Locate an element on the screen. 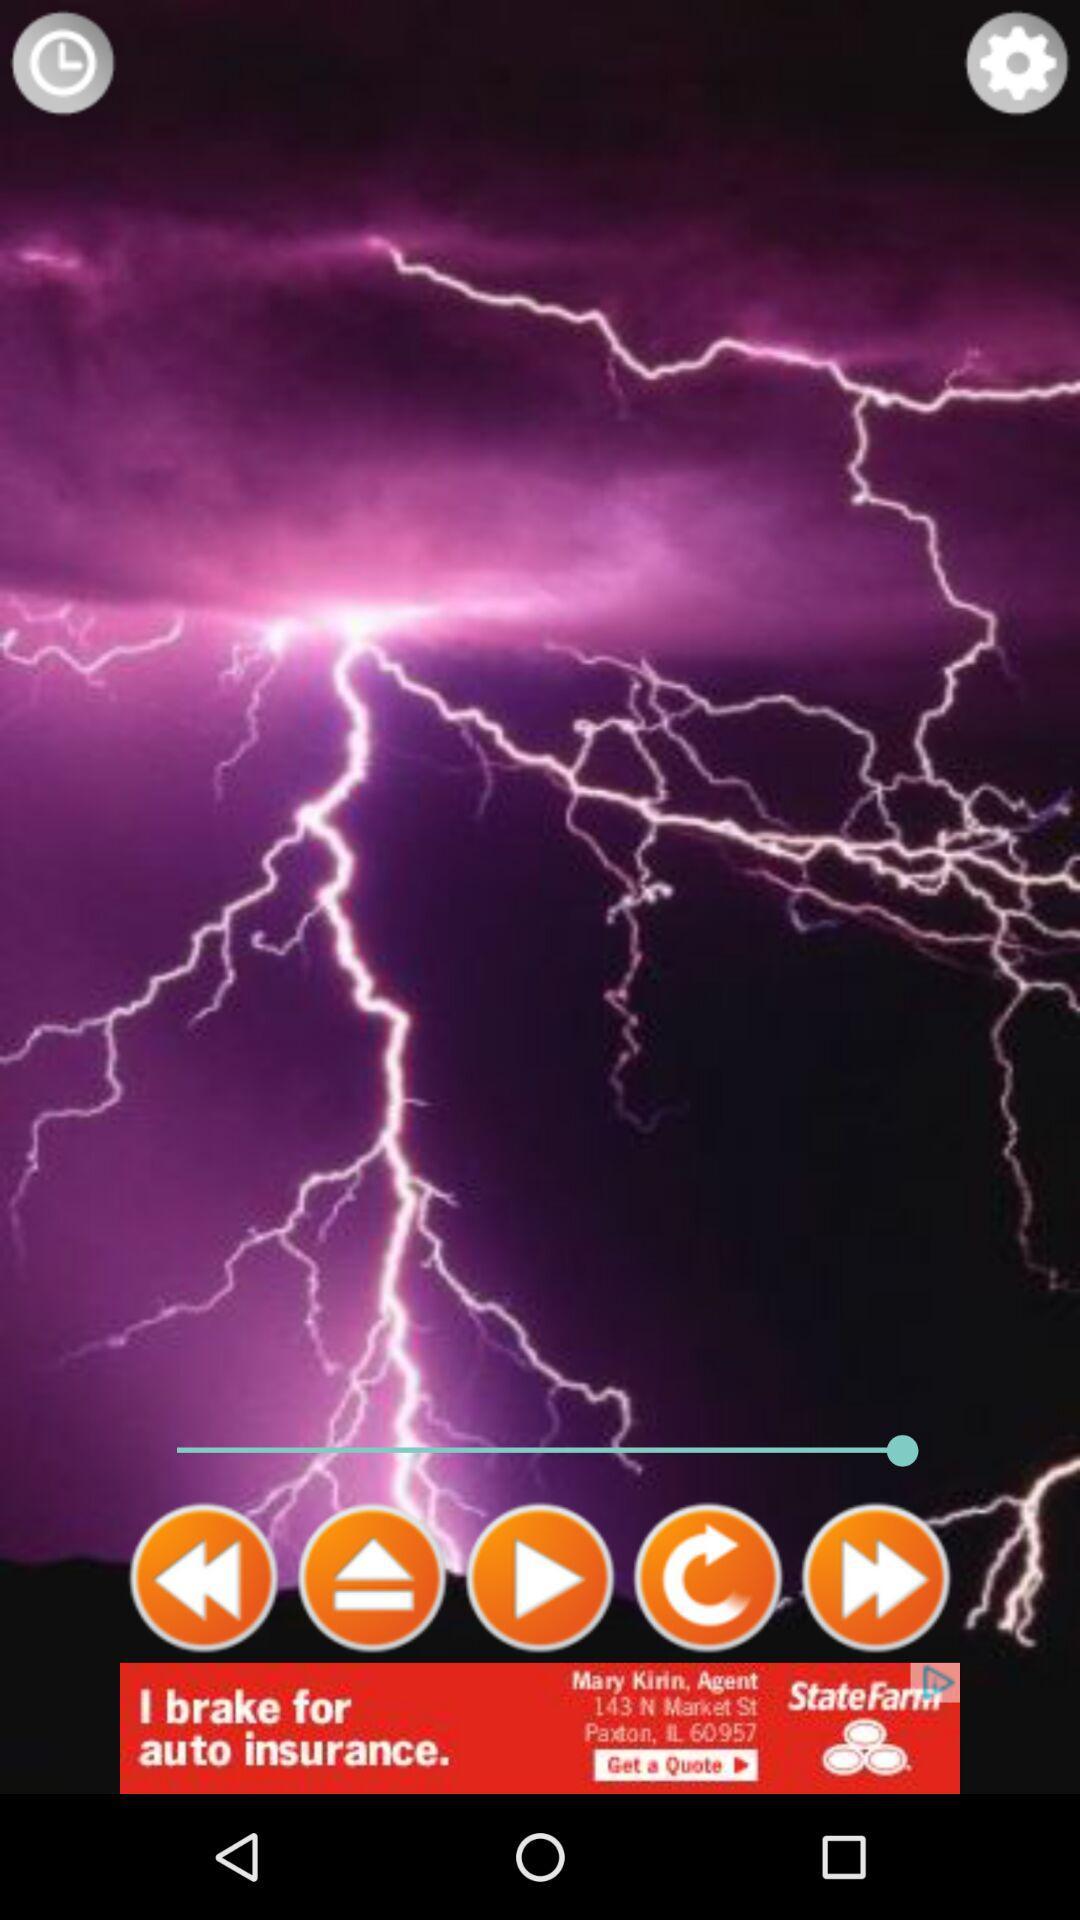  advance sound is located at coordinates (371, 1577).